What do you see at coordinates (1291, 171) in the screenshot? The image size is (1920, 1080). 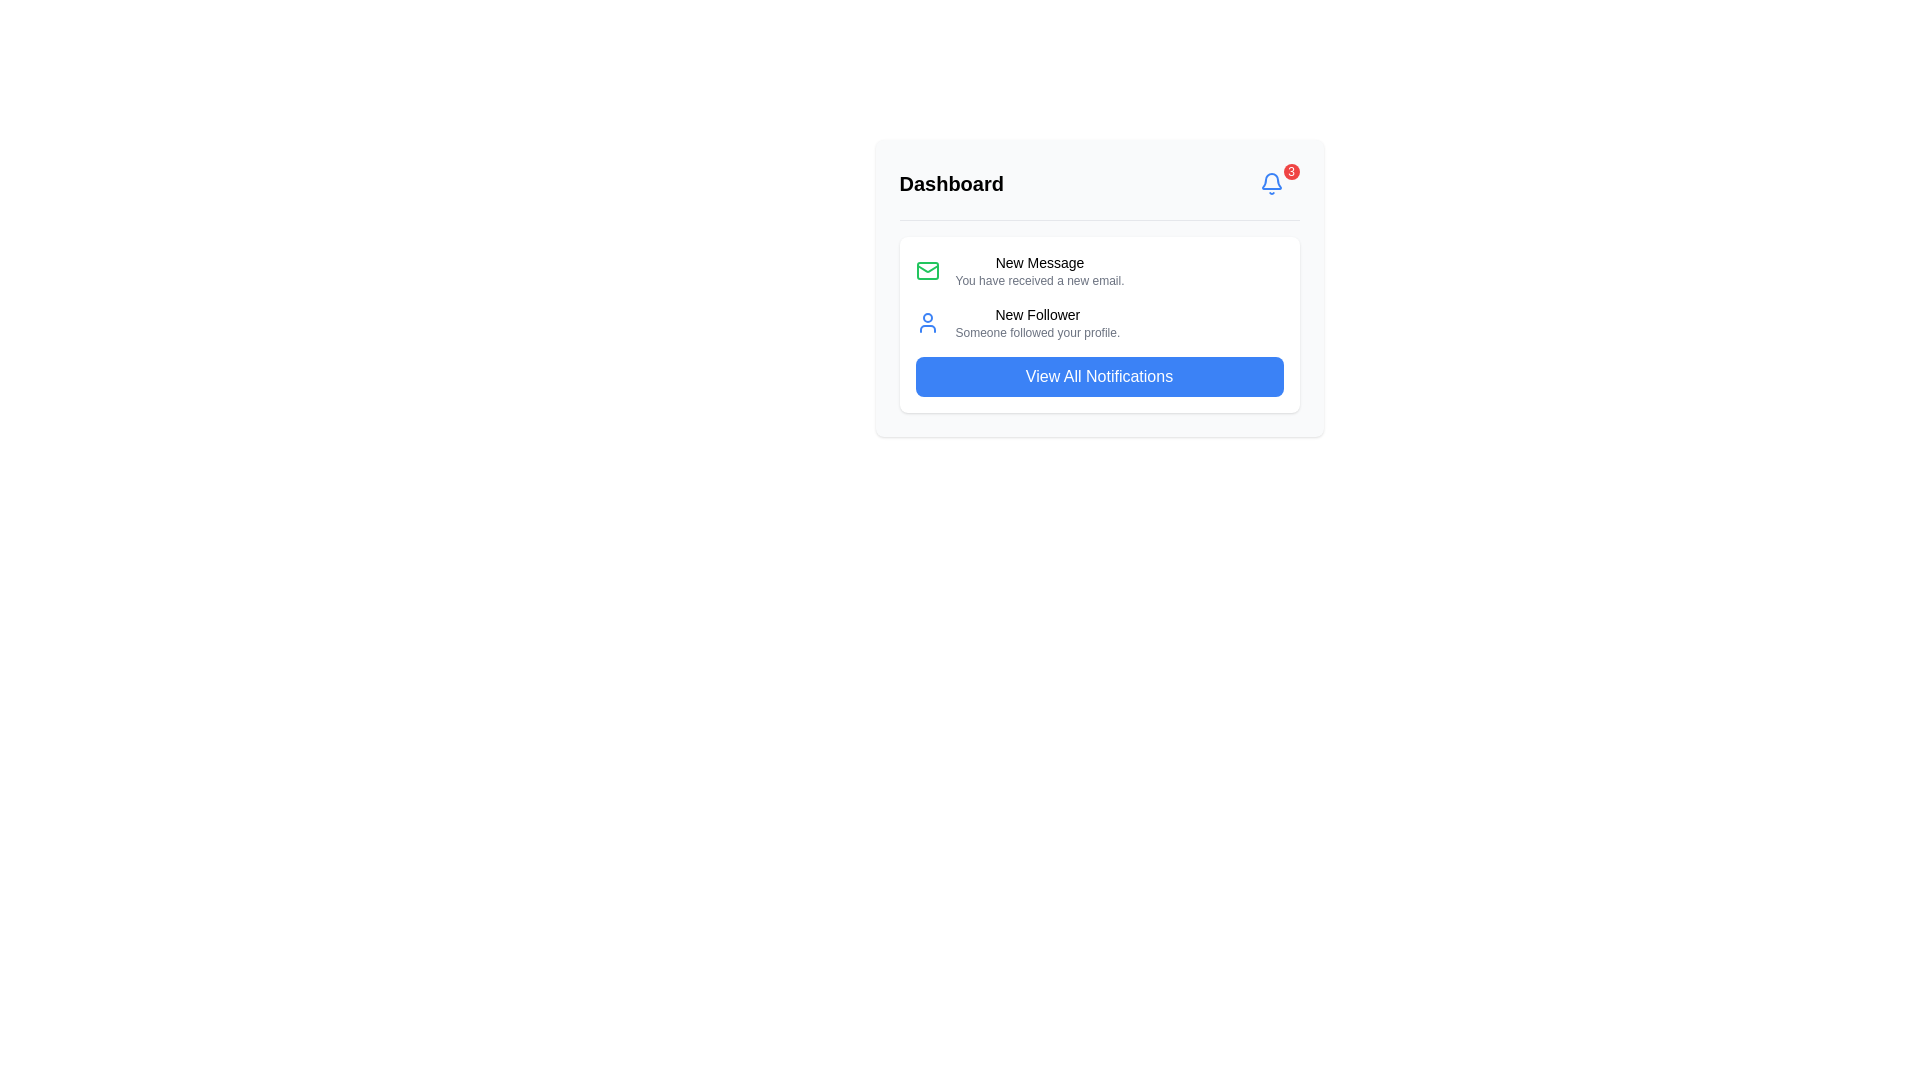 I see `the Badge notification counter located at the top-right corner of the bell icon, which displays the count of unread notifications` at bounding box center [1291, 171].